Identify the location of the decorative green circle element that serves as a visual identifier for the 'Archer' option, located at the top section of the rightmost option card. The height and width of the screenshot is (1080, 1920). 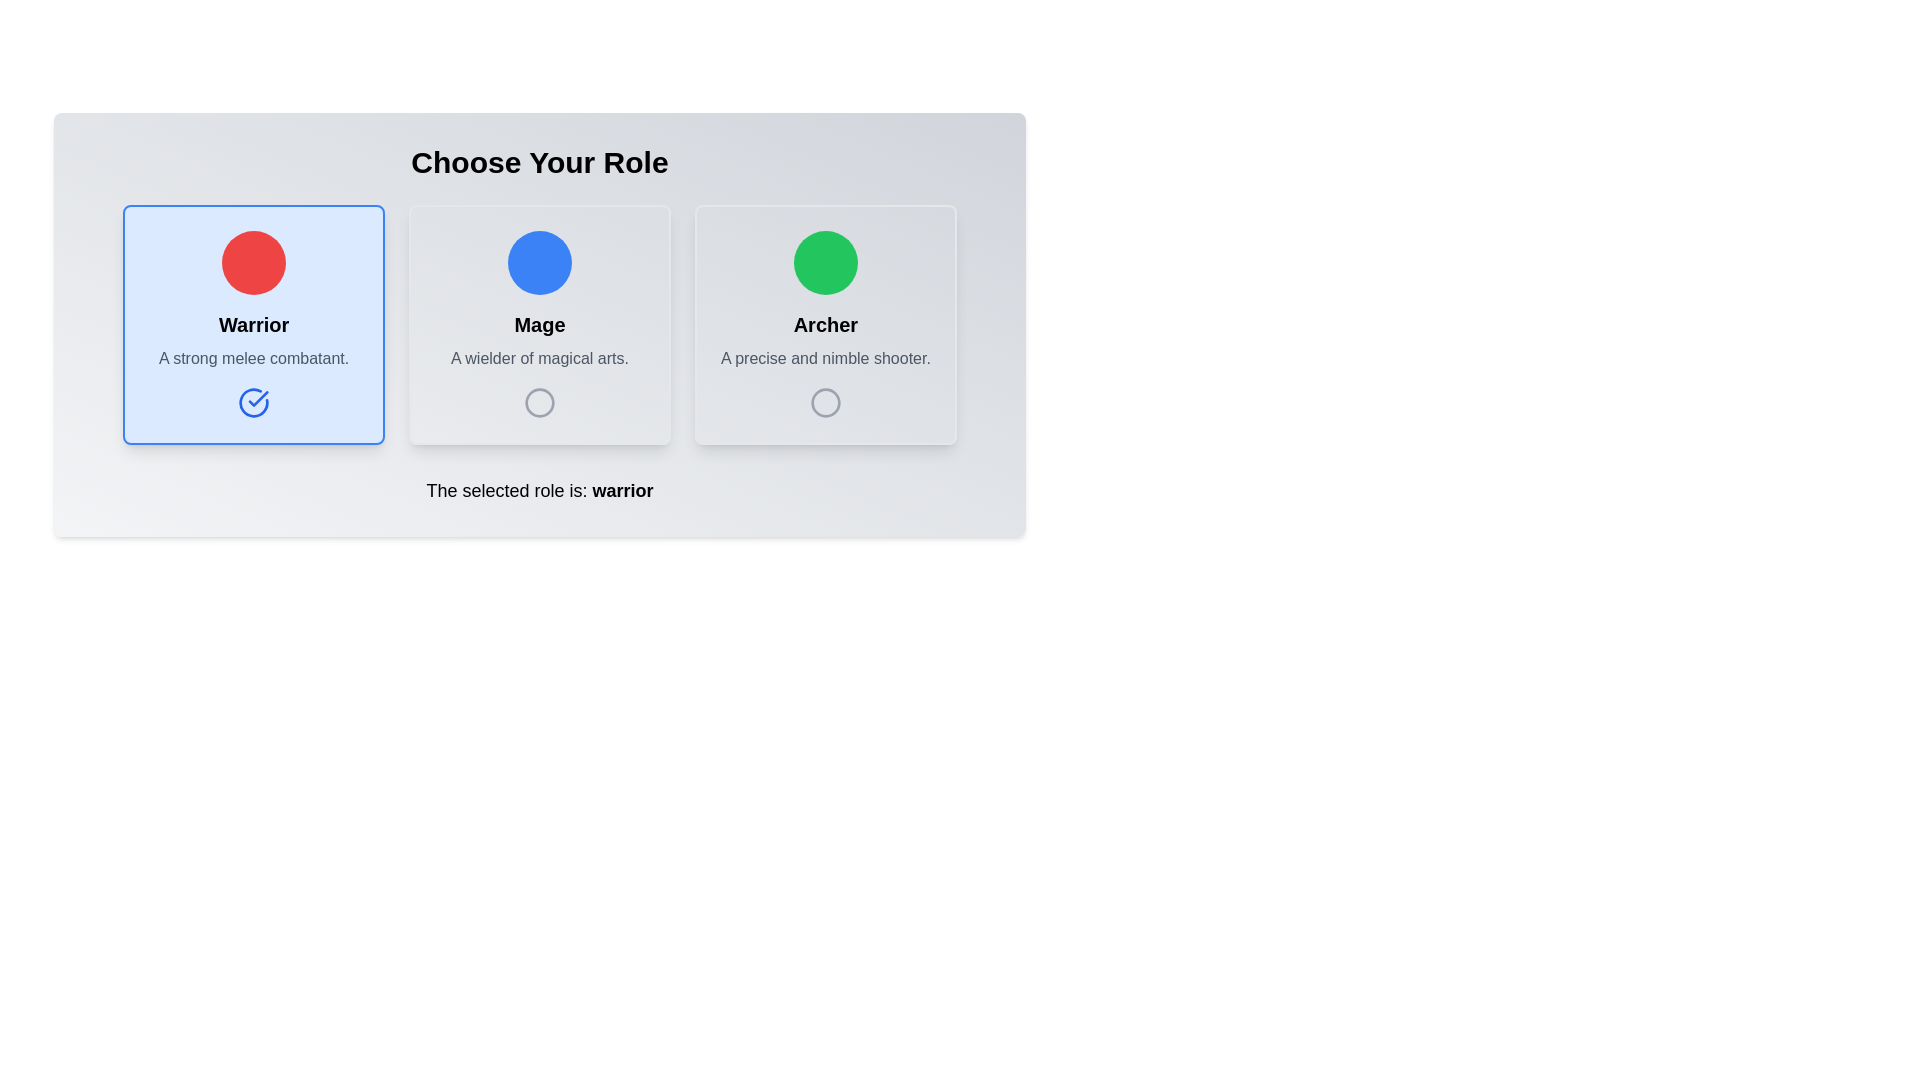
(825, 261).